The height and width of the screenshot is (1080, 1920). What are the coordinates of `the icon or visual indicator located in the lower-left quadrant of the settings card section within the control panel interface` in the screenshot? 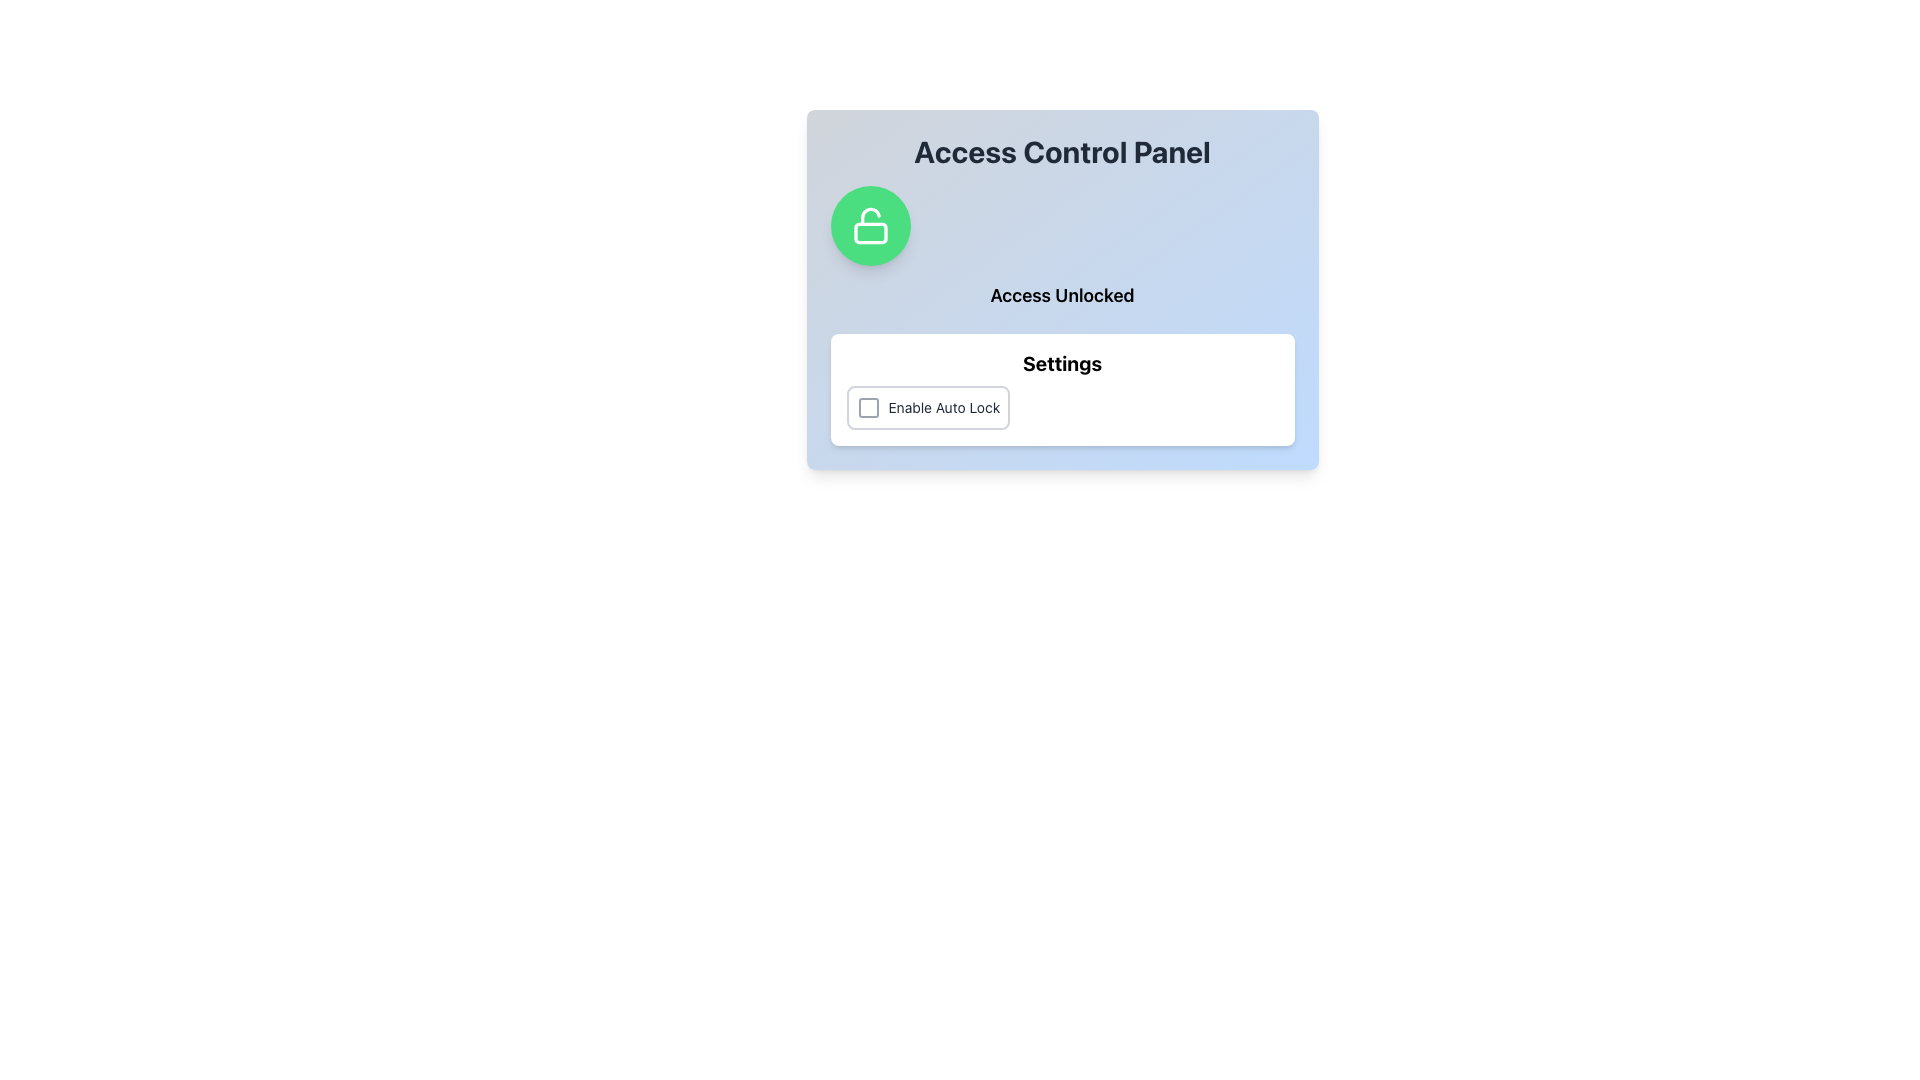 It's located at (868, 407).